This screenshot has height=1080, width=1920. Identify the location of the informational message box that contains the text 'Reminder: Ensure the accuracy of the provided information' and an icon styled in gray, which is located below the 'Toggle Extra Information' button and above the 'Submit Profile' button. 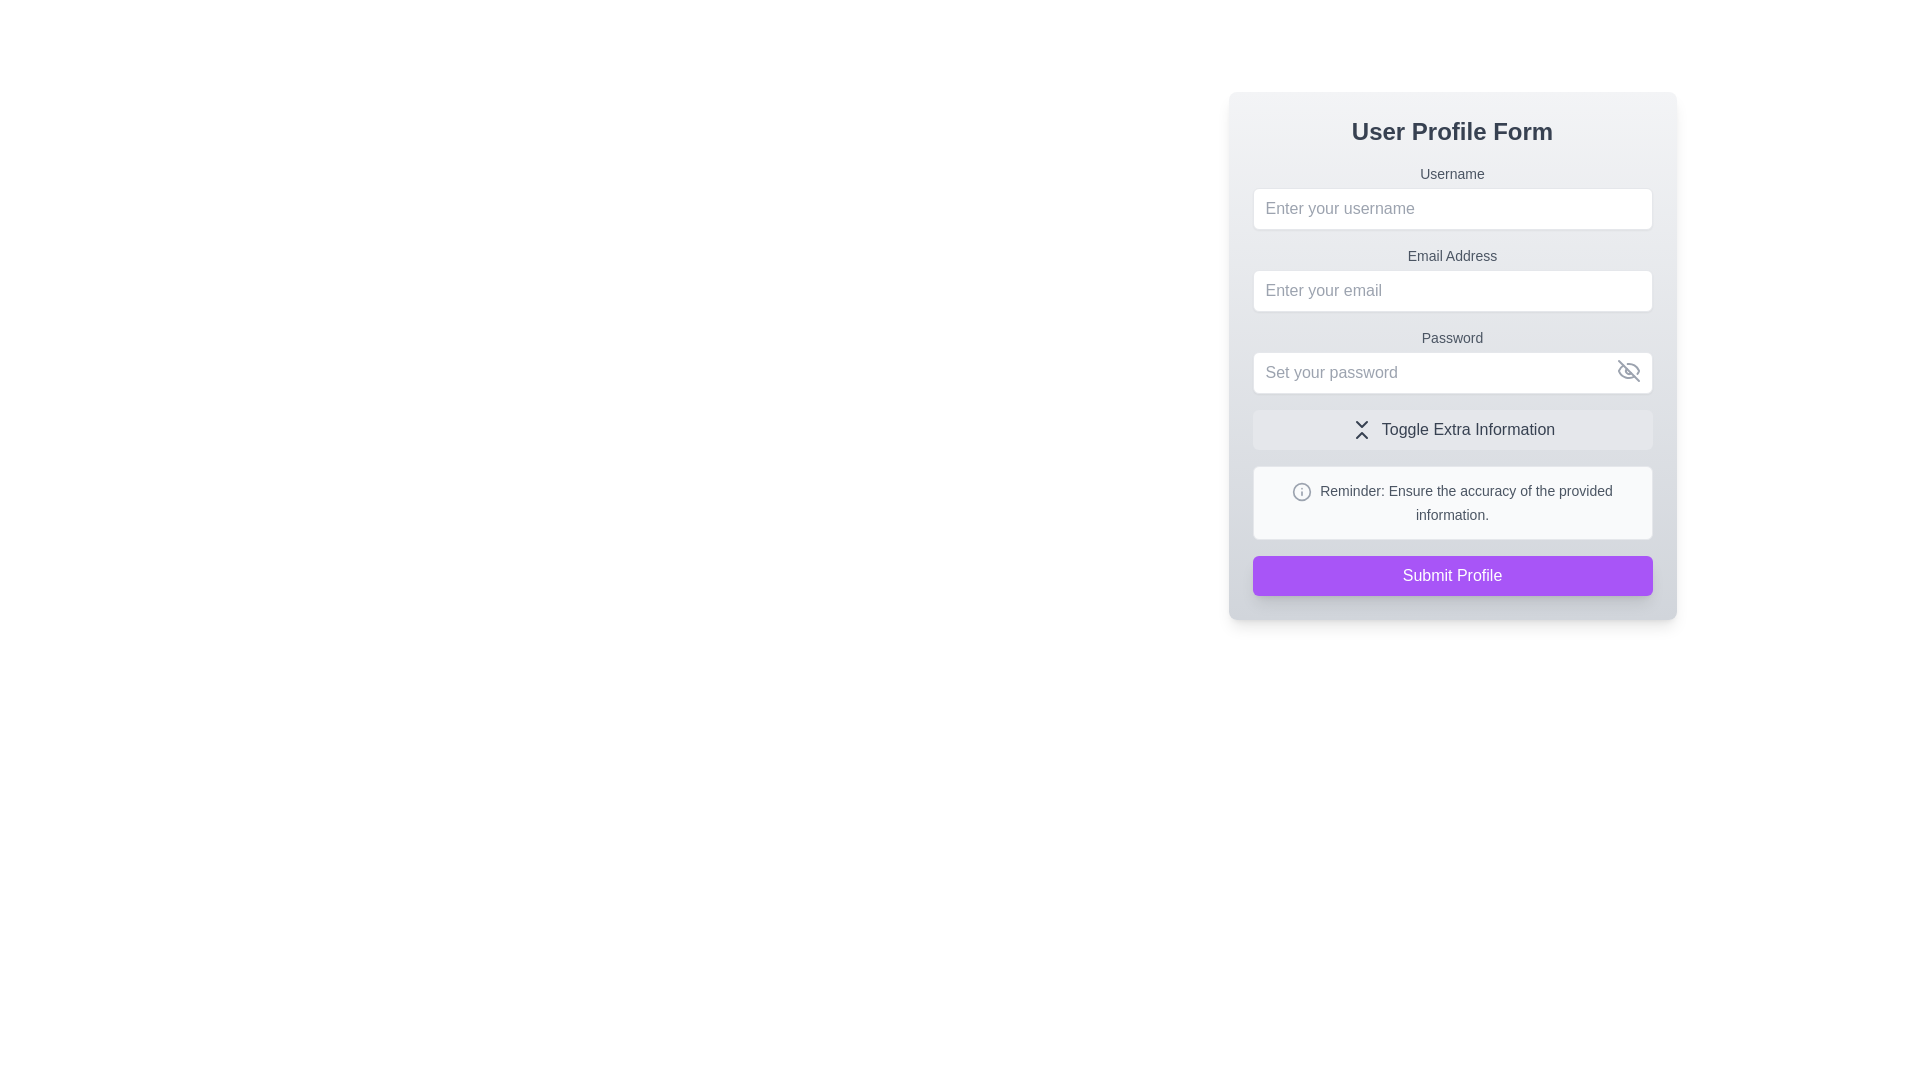
(1452, 501).